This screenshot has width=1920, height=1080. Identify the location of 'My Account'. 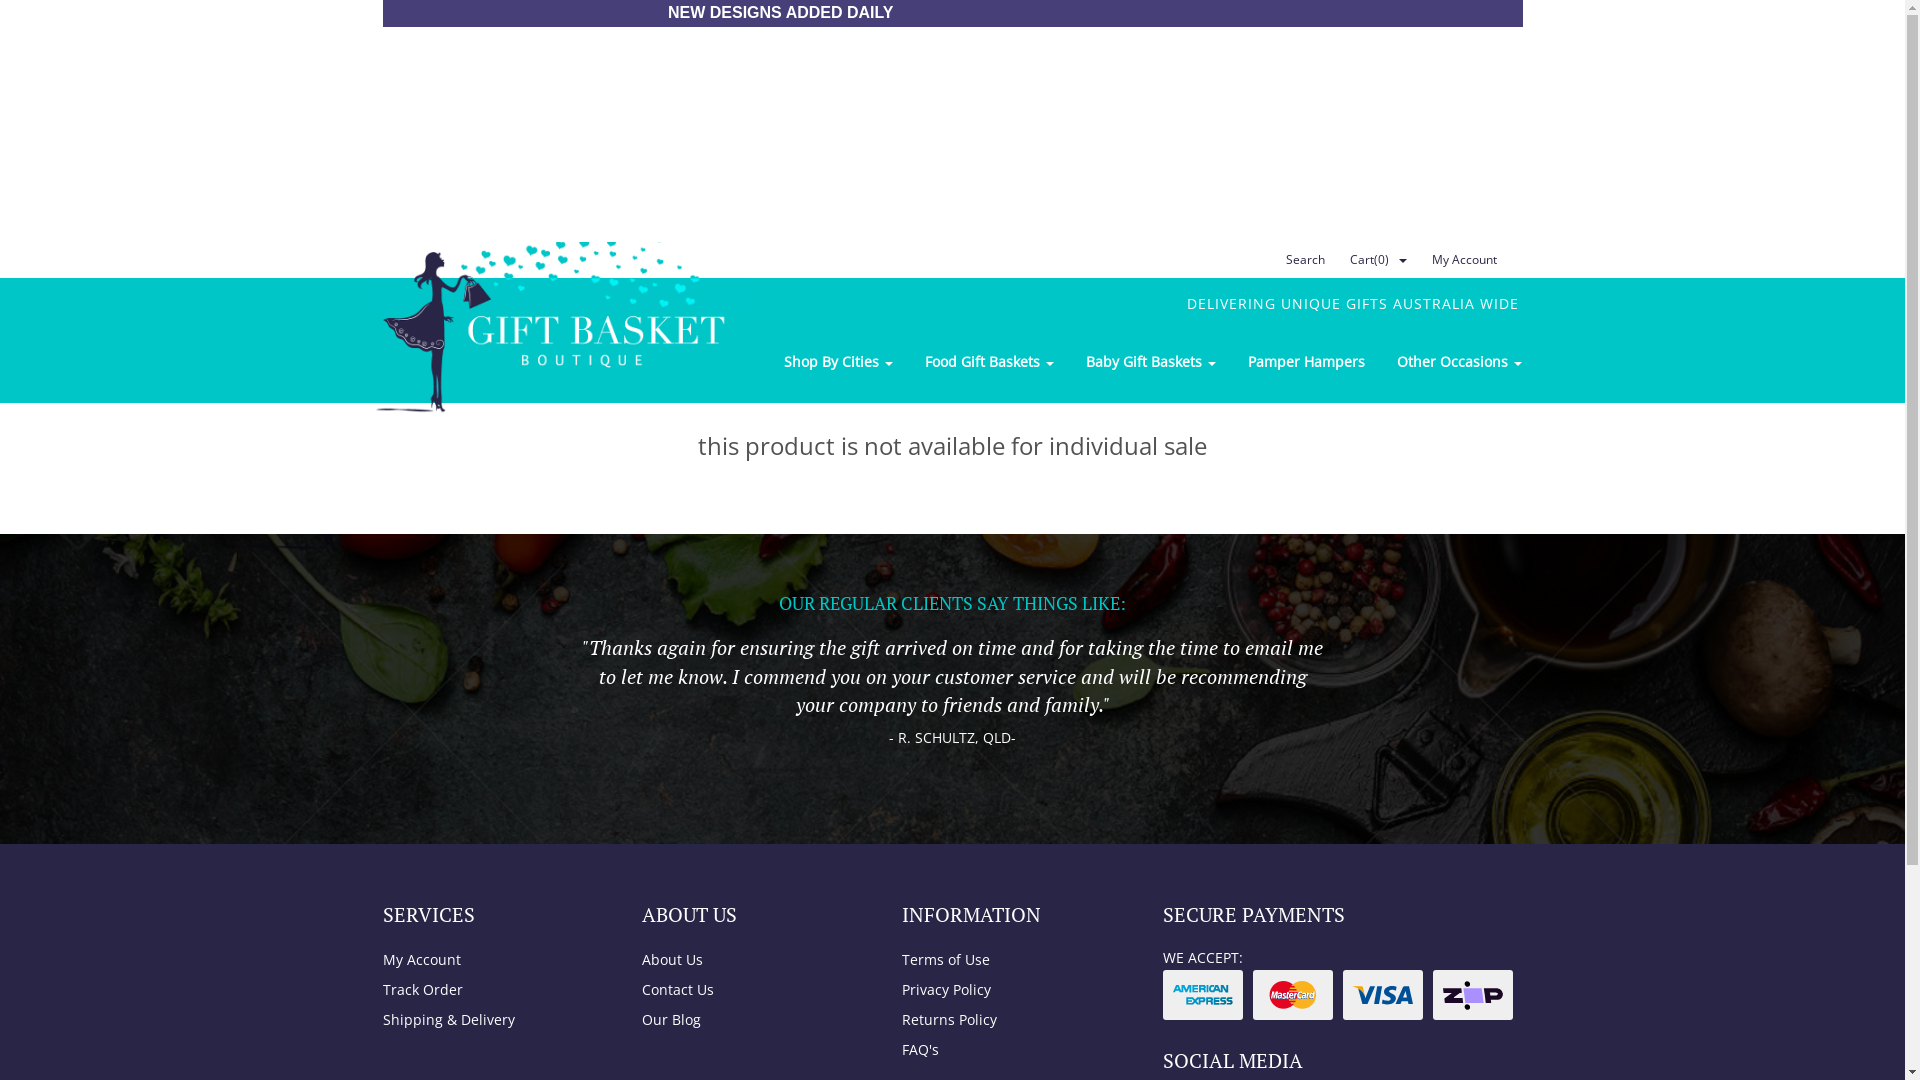
(490, 959).